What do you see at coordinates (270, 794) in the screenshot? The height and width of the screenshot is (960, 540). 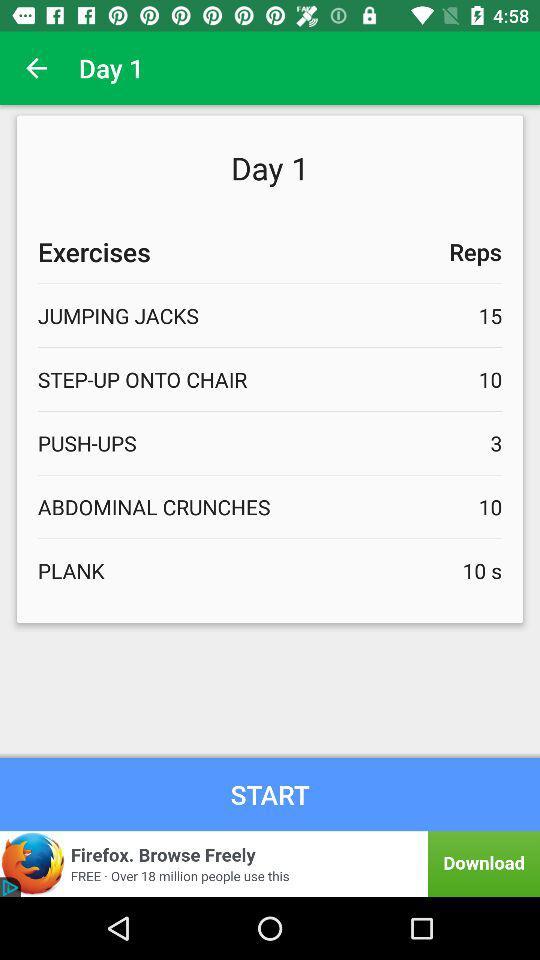 I see `press start` at bounding box center [270, 794].